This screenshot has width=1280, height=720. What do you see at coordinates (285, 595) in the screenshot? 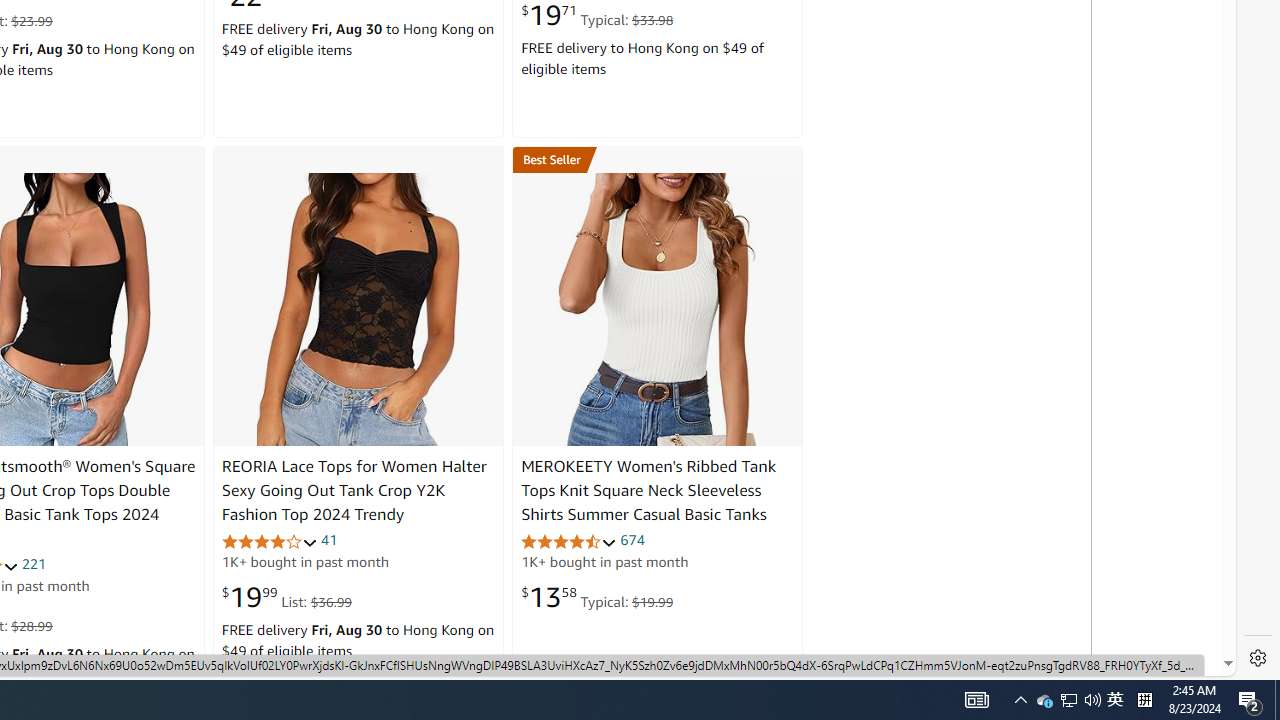
I see `'$19.99 List: $36.99'` at bounding box center [285, 595].